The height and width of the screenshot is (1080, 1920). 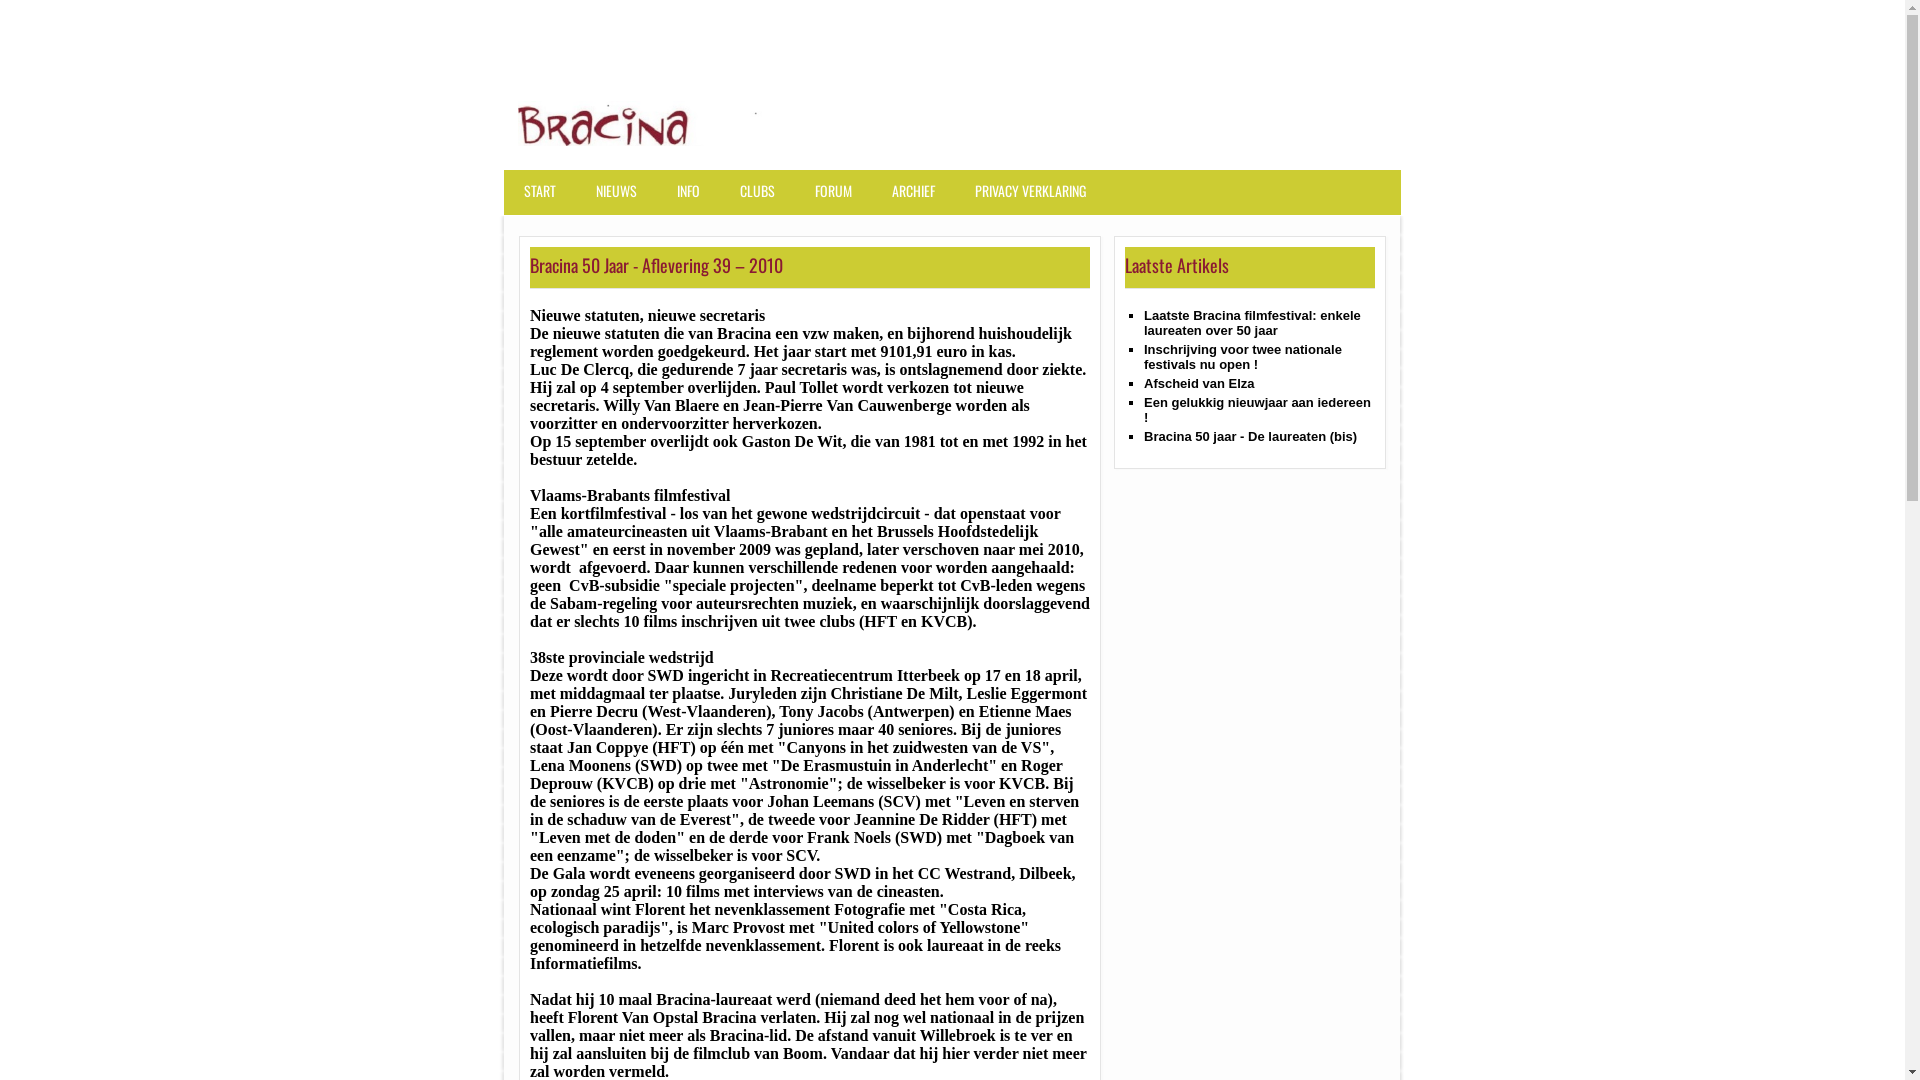 What do you see at coordinates (917, 200) in the screenshot?
I see `'ARCHIEF'` at bounding box center [917, 200].